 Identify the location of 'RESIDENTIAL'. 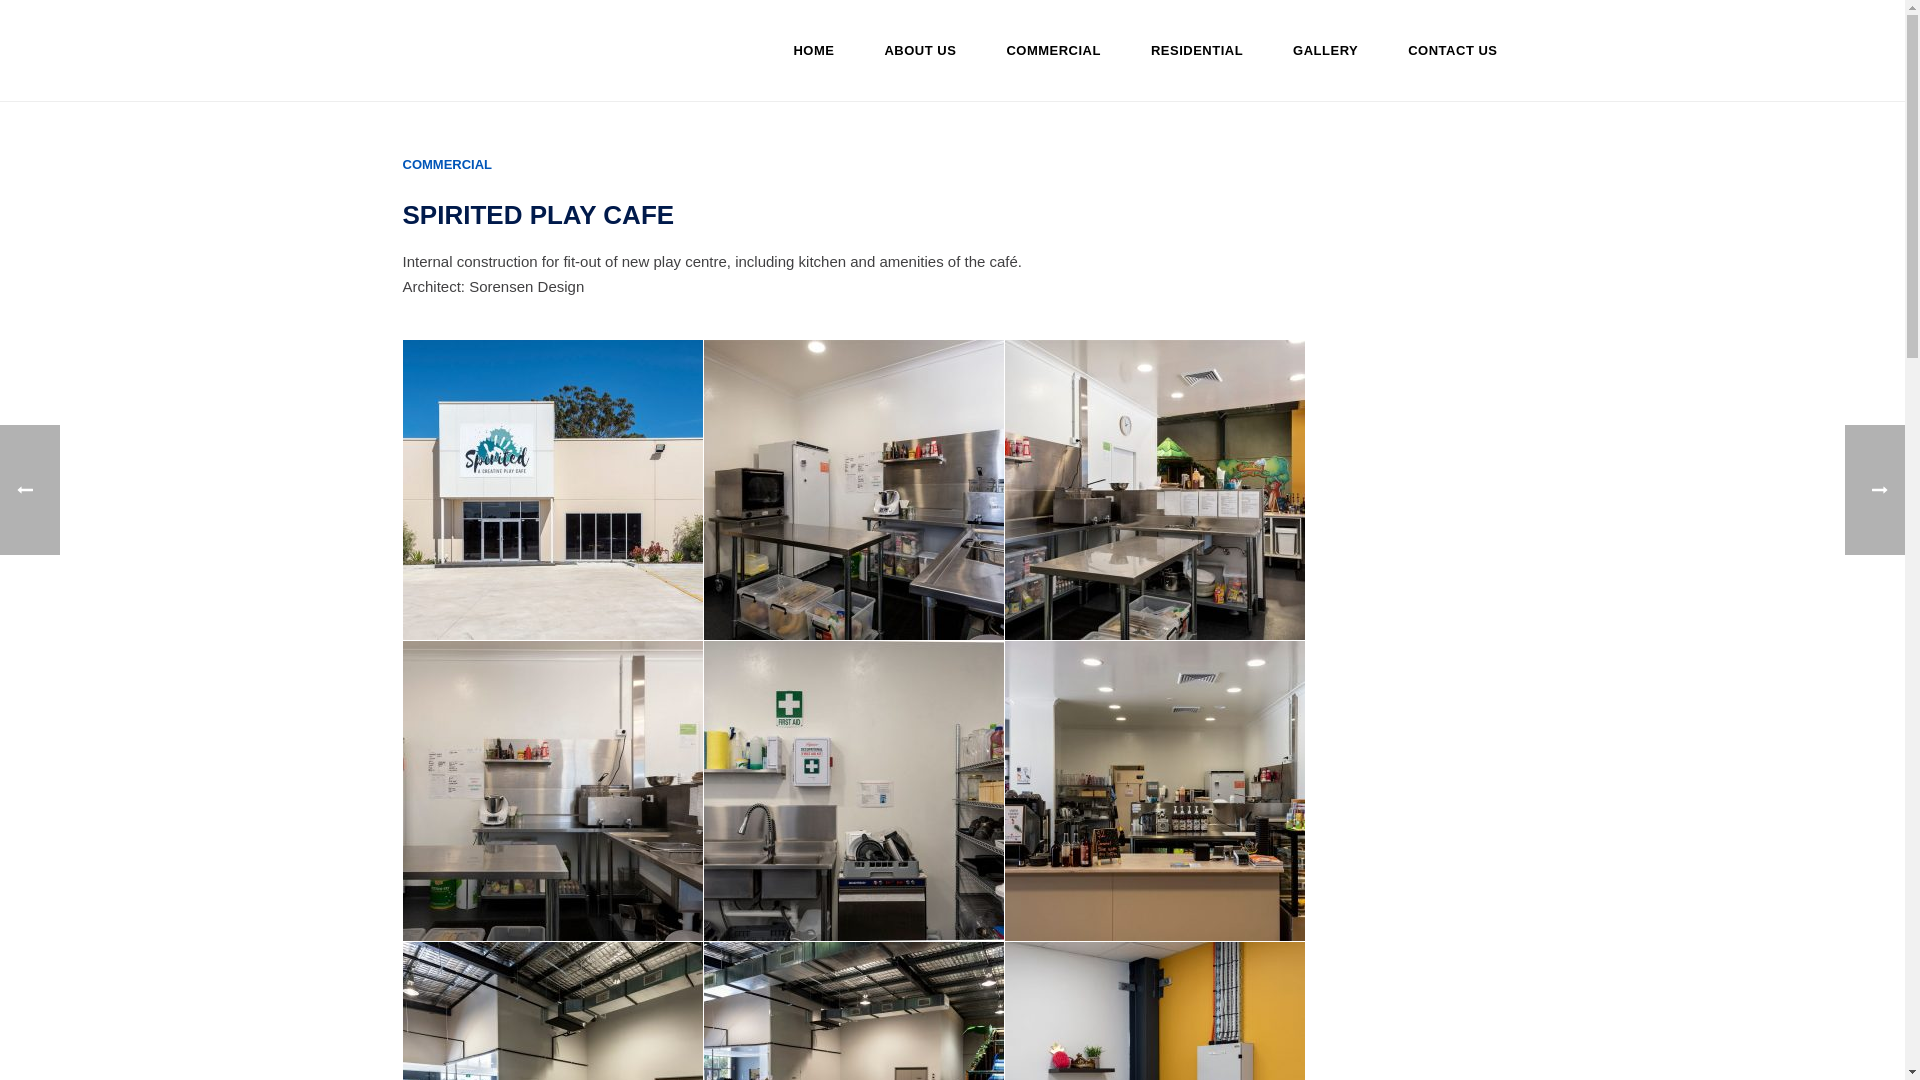
(1196, 49).